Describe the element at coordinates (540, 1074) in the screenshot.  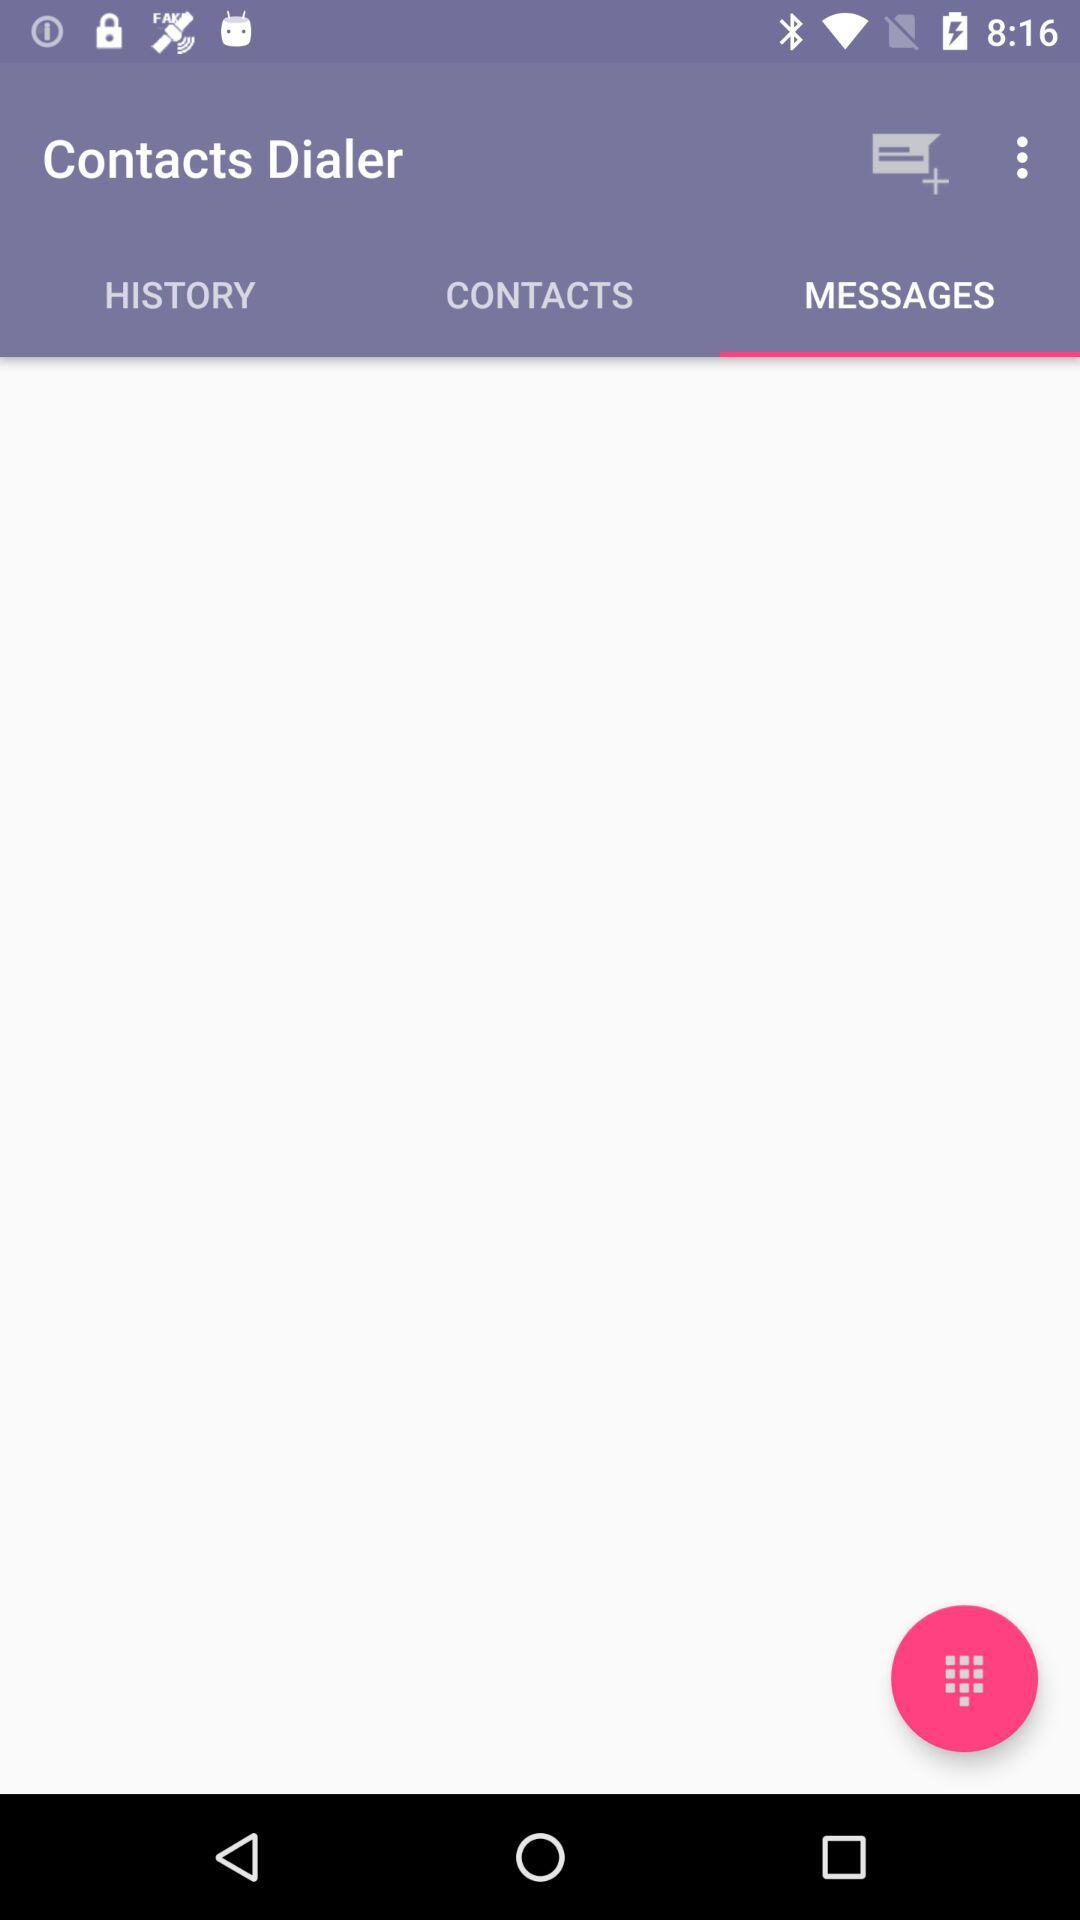
I see `item below the history icon` at that location.